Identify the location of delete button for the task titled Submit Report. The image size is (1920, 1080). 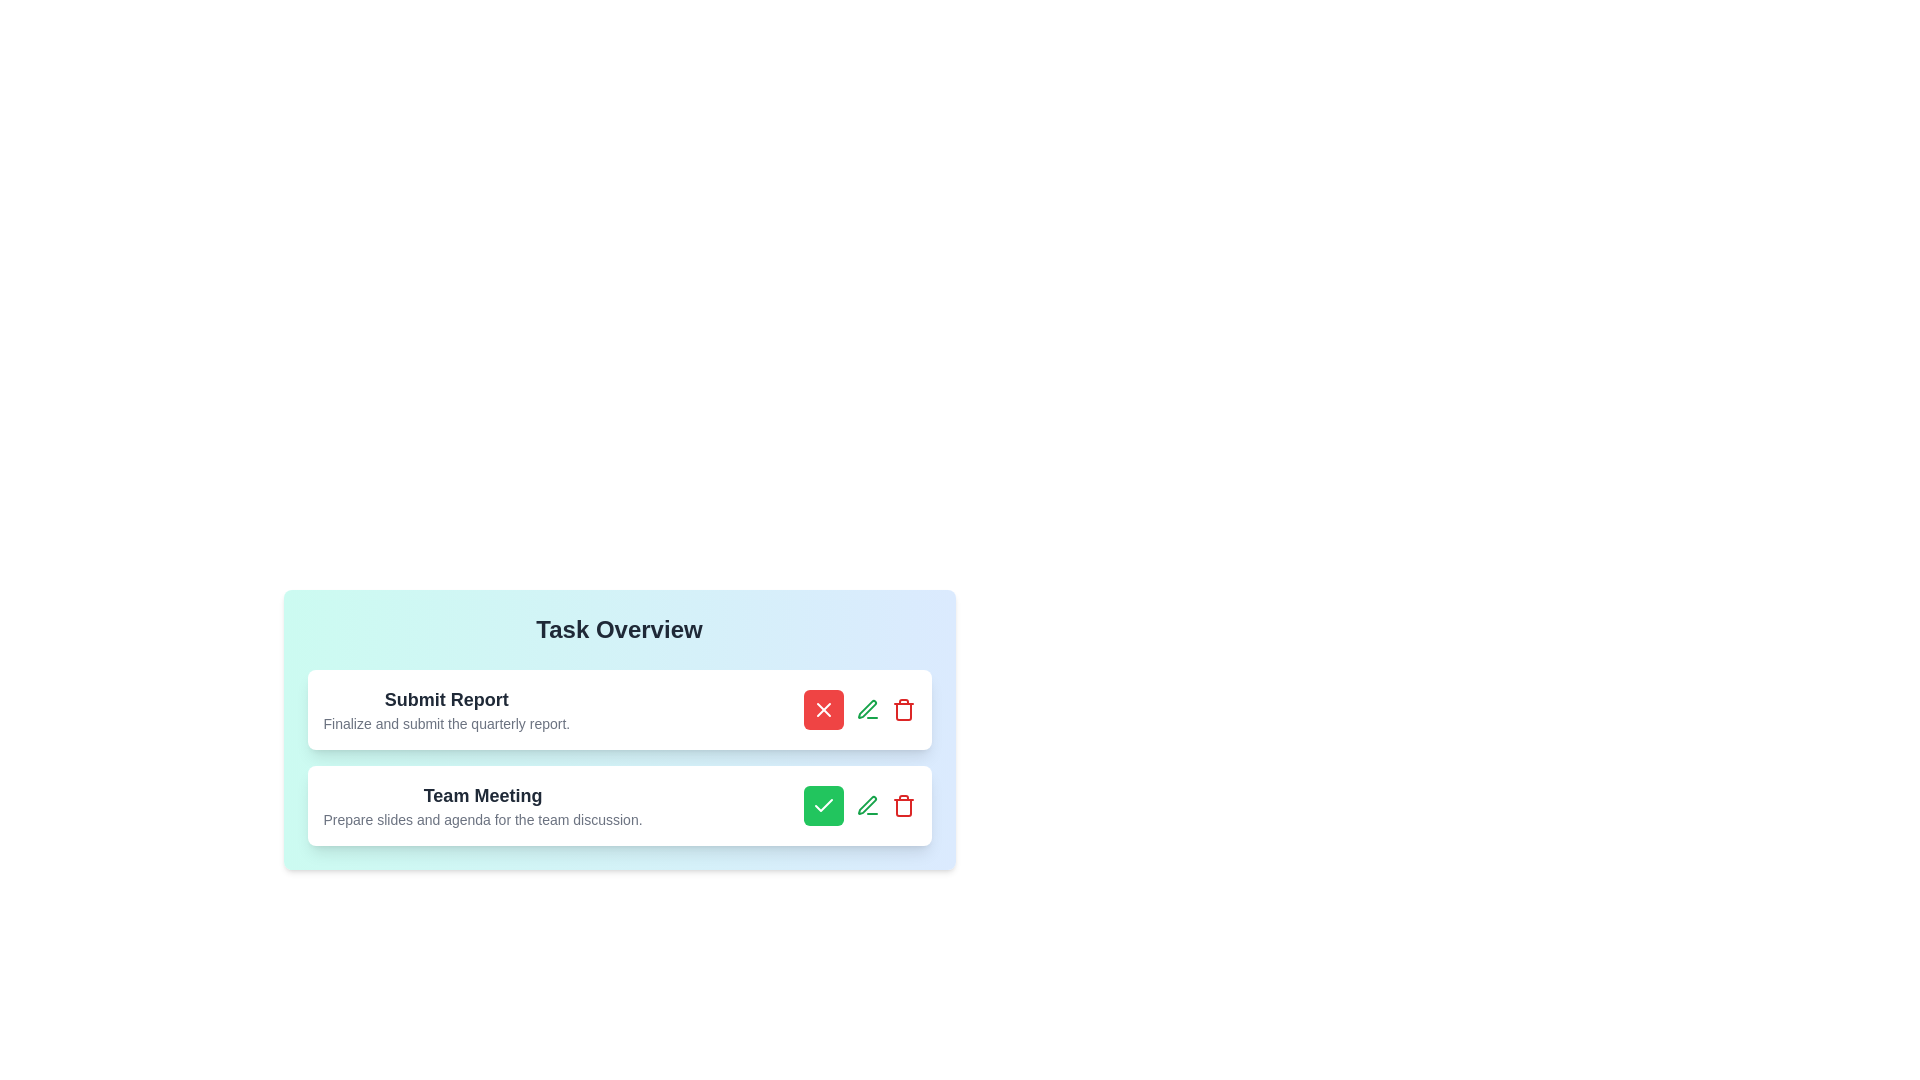
(902, 708).